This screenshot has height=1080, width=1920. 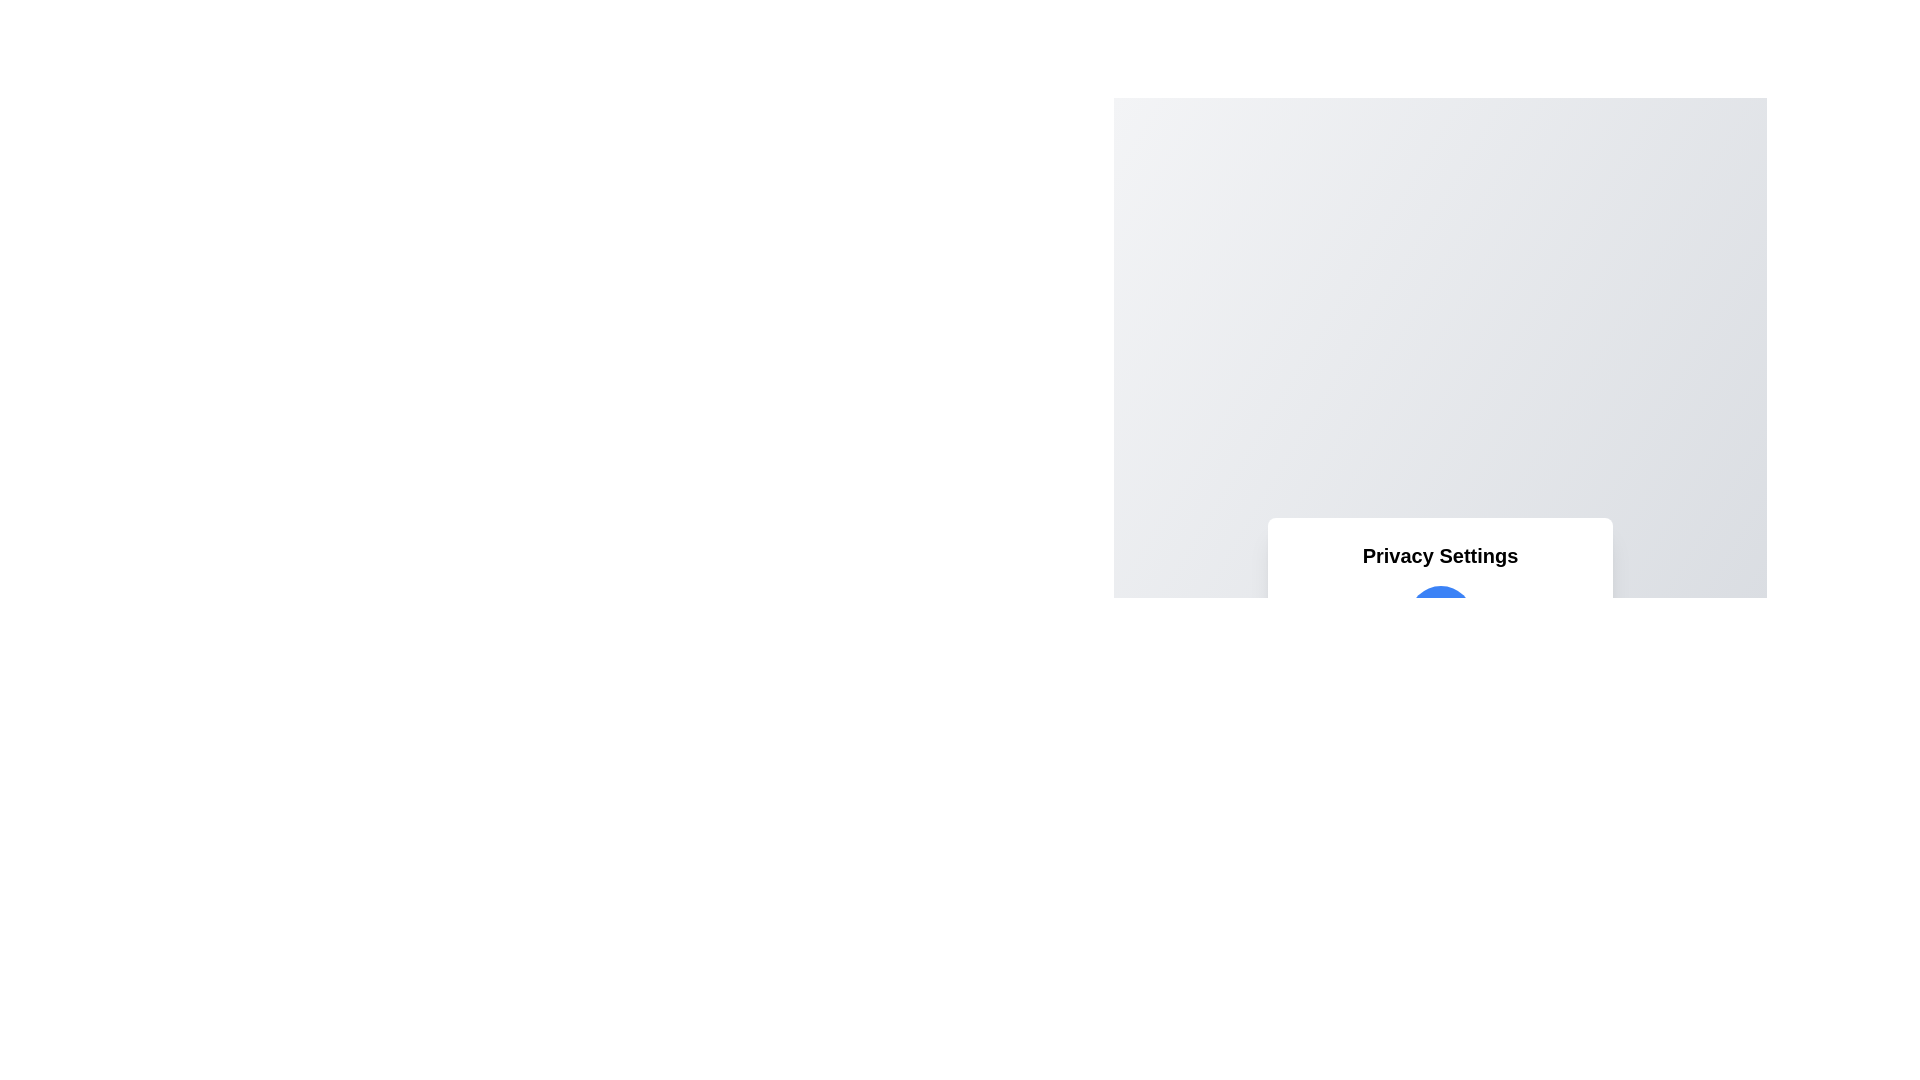 I want to click on the circular icon to observe hover effects, so click(x=1440, y=616).